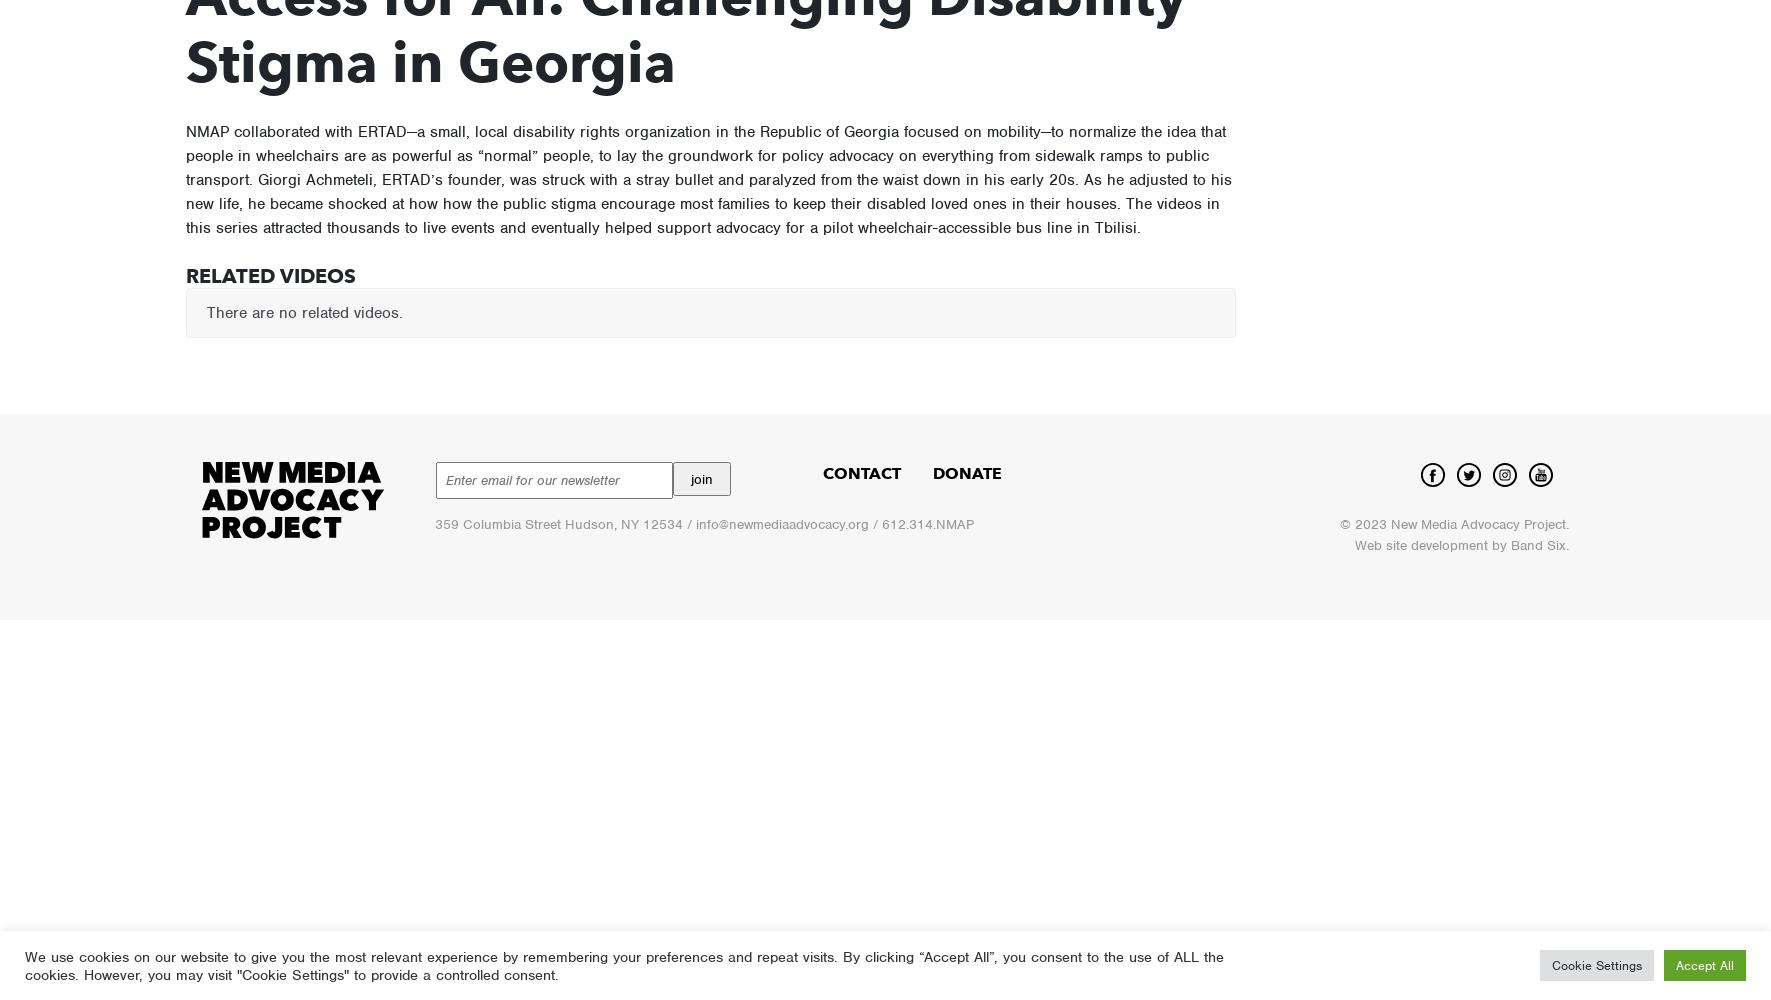 This screenshot has width=1771, height=1000. What do you see at coordinates (269, 276) in the screenshot?
I see `'Related Videos'` at bounding box center [269, 276].